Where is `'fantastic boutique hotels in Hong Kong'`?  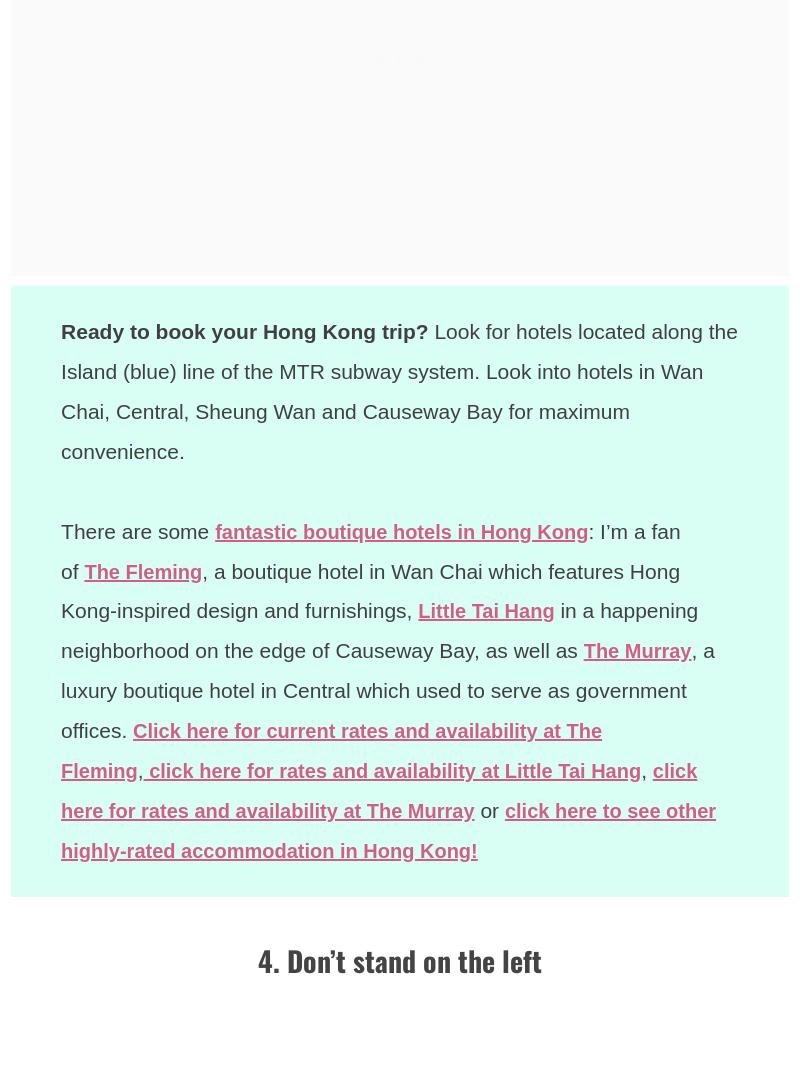
'fantastic boutique hotels in Hong Kong' is located at coordinates (411, 529).